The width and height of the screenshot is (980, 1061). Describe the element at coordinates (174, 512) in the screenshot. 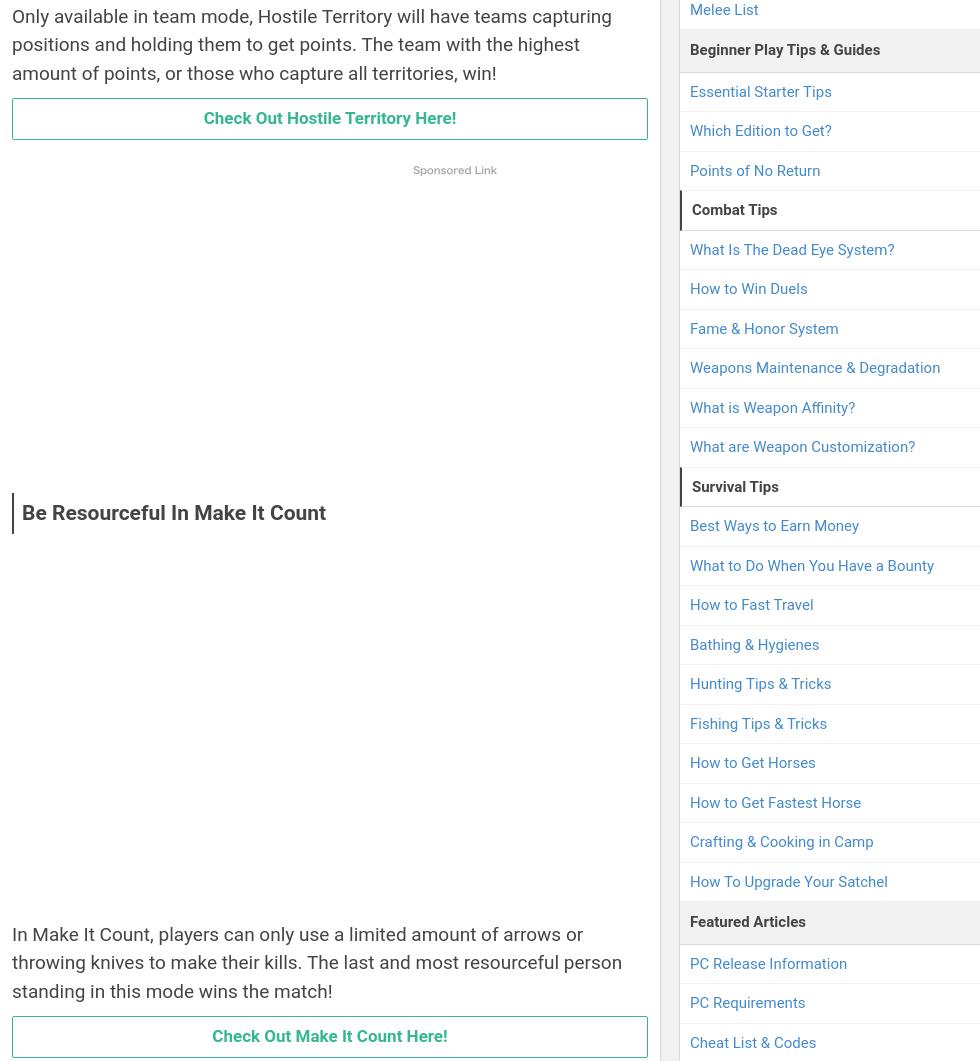

I see `'Be Resourceful In Make It Count'` at that location.